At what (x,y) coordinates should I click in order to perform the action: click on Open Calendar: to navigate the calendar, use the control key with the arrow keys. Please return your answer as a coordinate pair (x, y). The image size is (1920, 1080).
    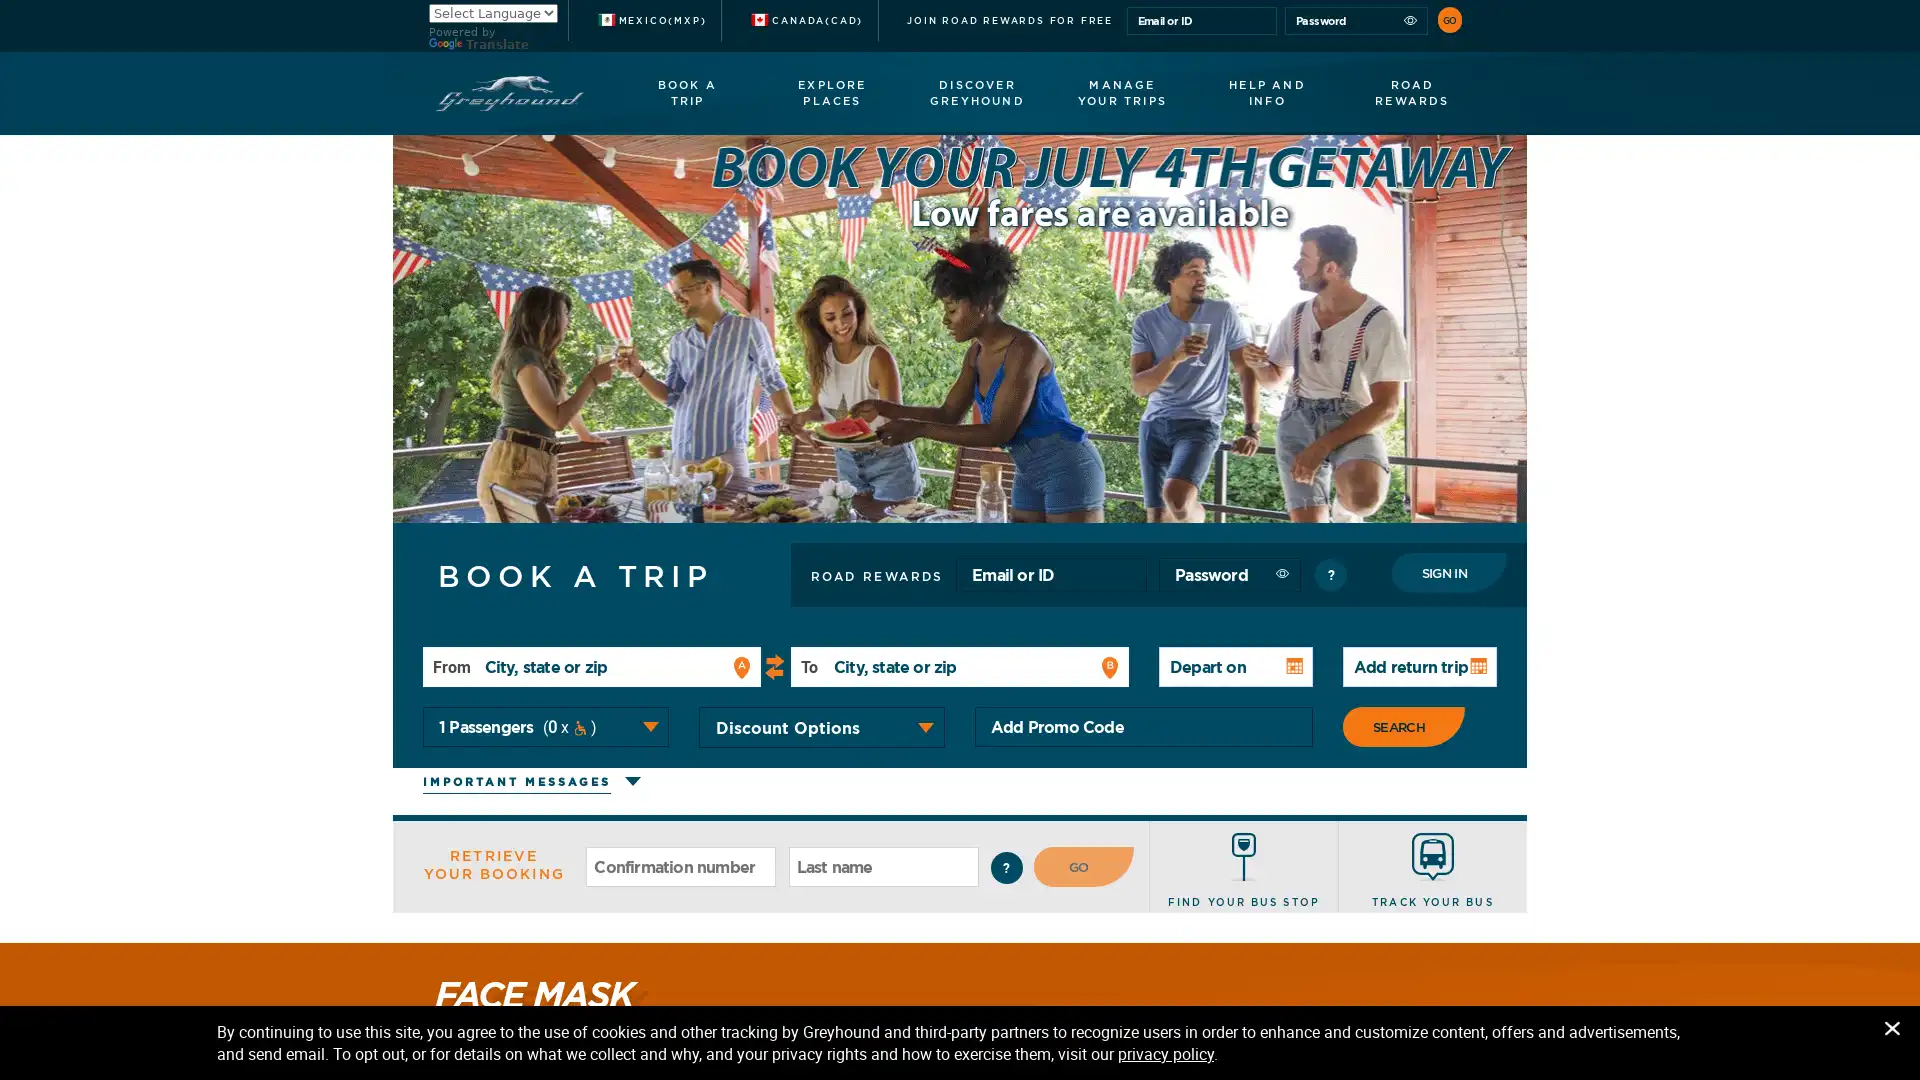
    Looking at the image, I should click on (1478, 666).